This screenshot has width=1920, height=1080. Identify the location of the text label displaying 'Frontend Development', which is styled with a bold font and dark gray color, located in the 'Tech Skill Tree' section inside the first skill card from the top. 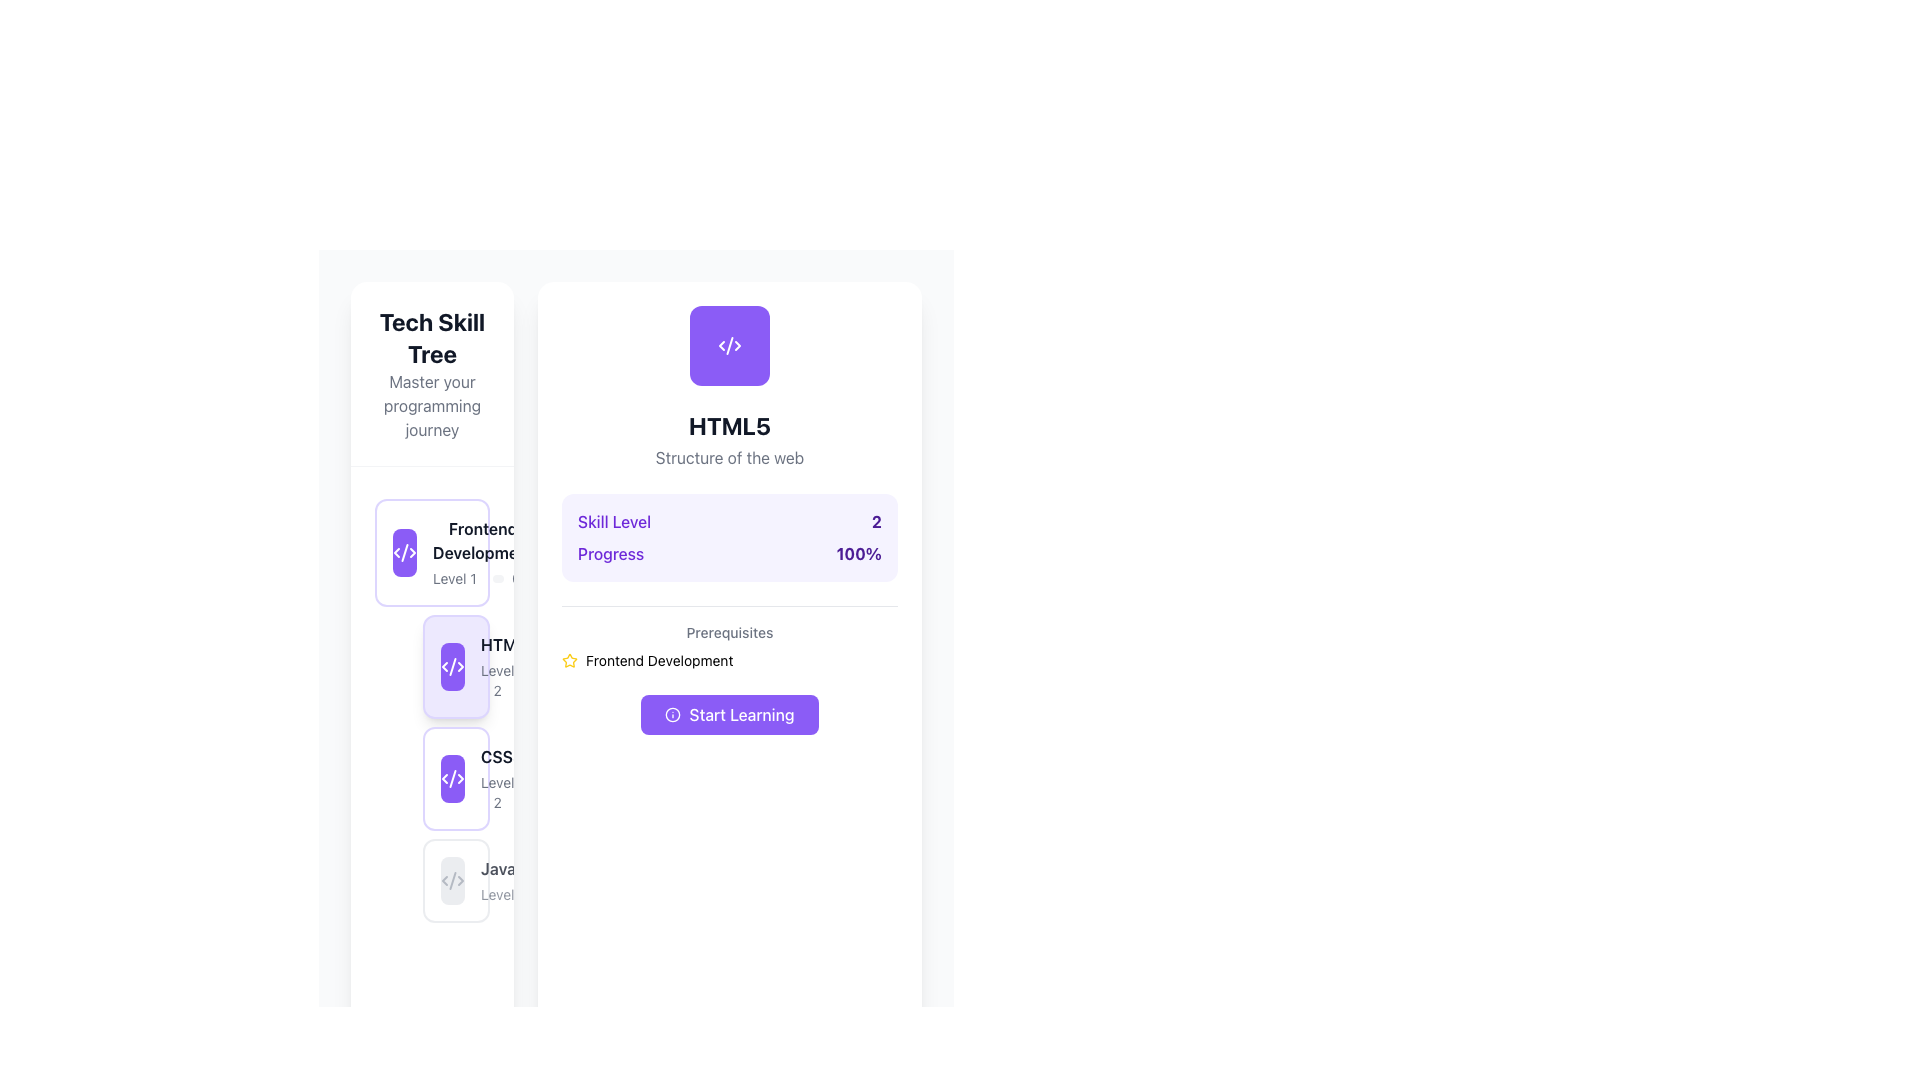
(483, 540).